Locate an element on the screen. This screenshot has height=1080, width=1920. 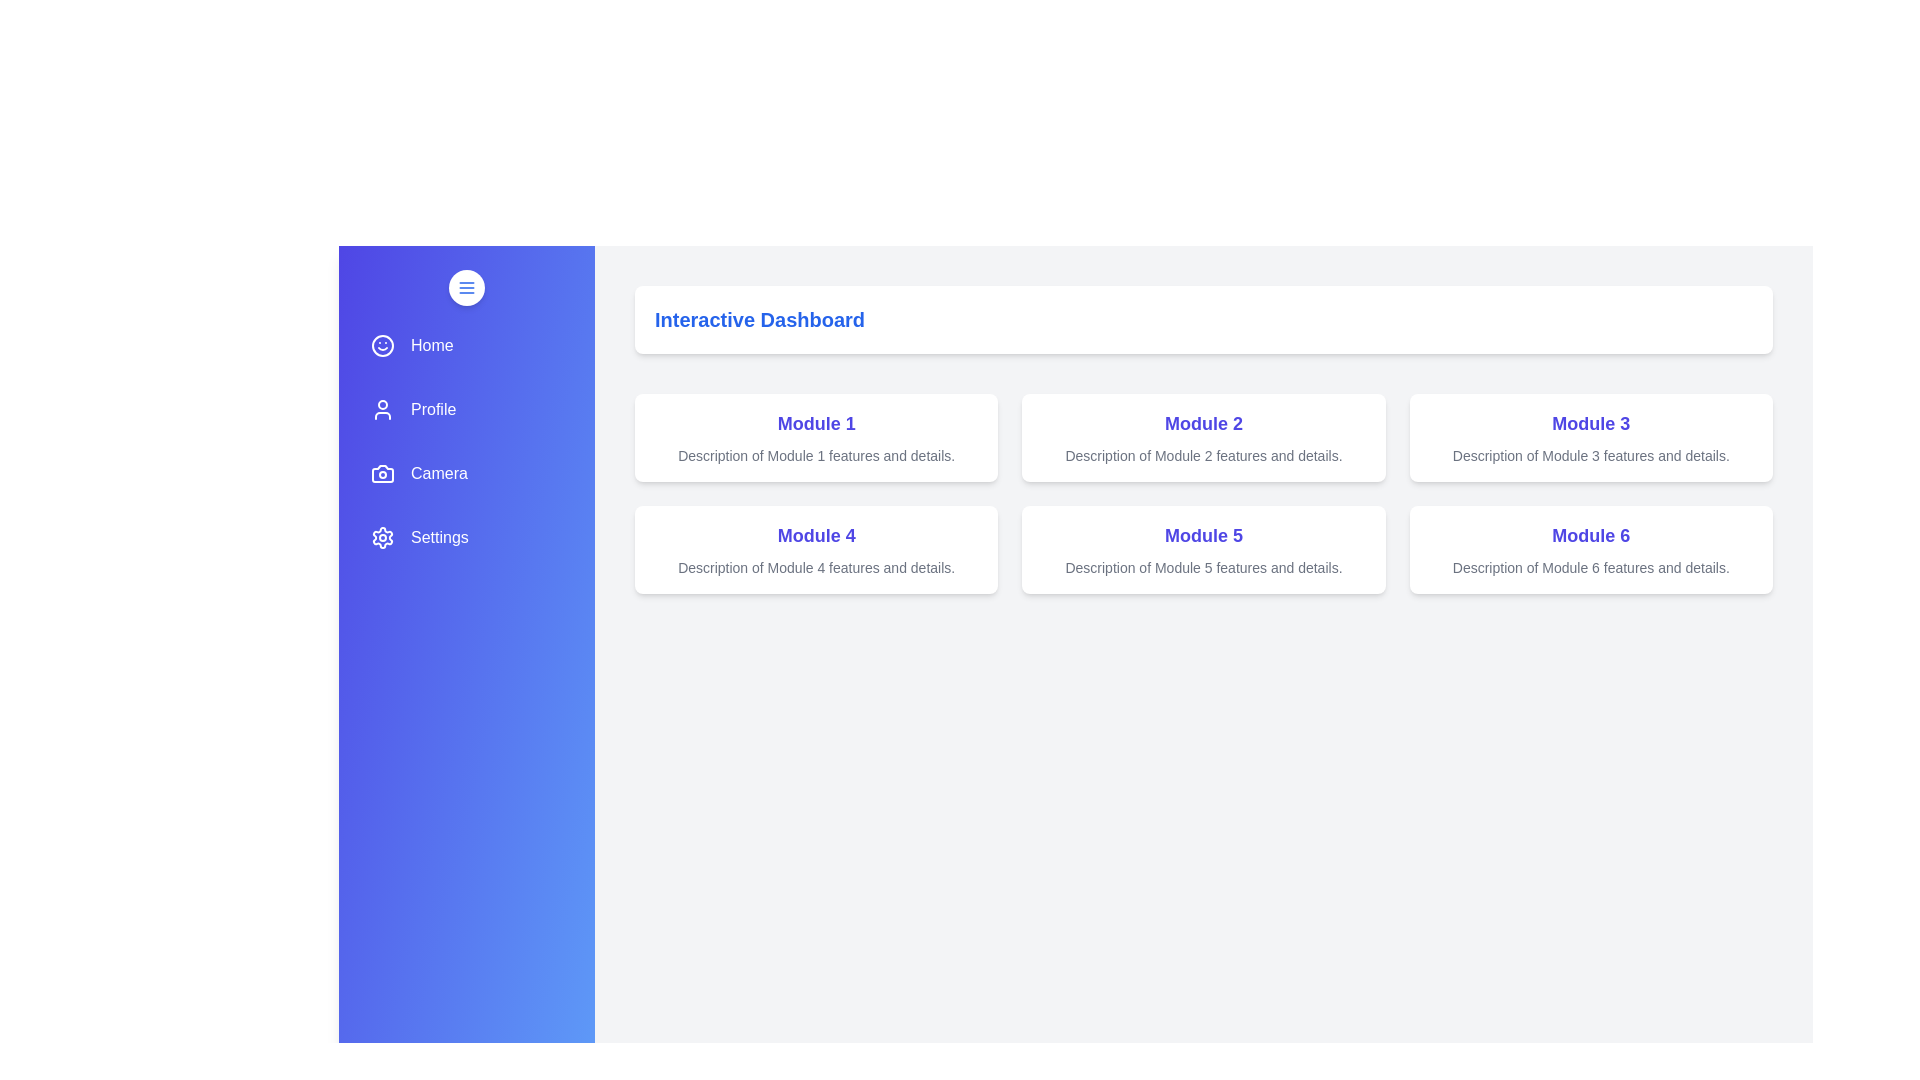
the menu toggle icon located at the top center of the sidebar is located at coordinates (465, 288).